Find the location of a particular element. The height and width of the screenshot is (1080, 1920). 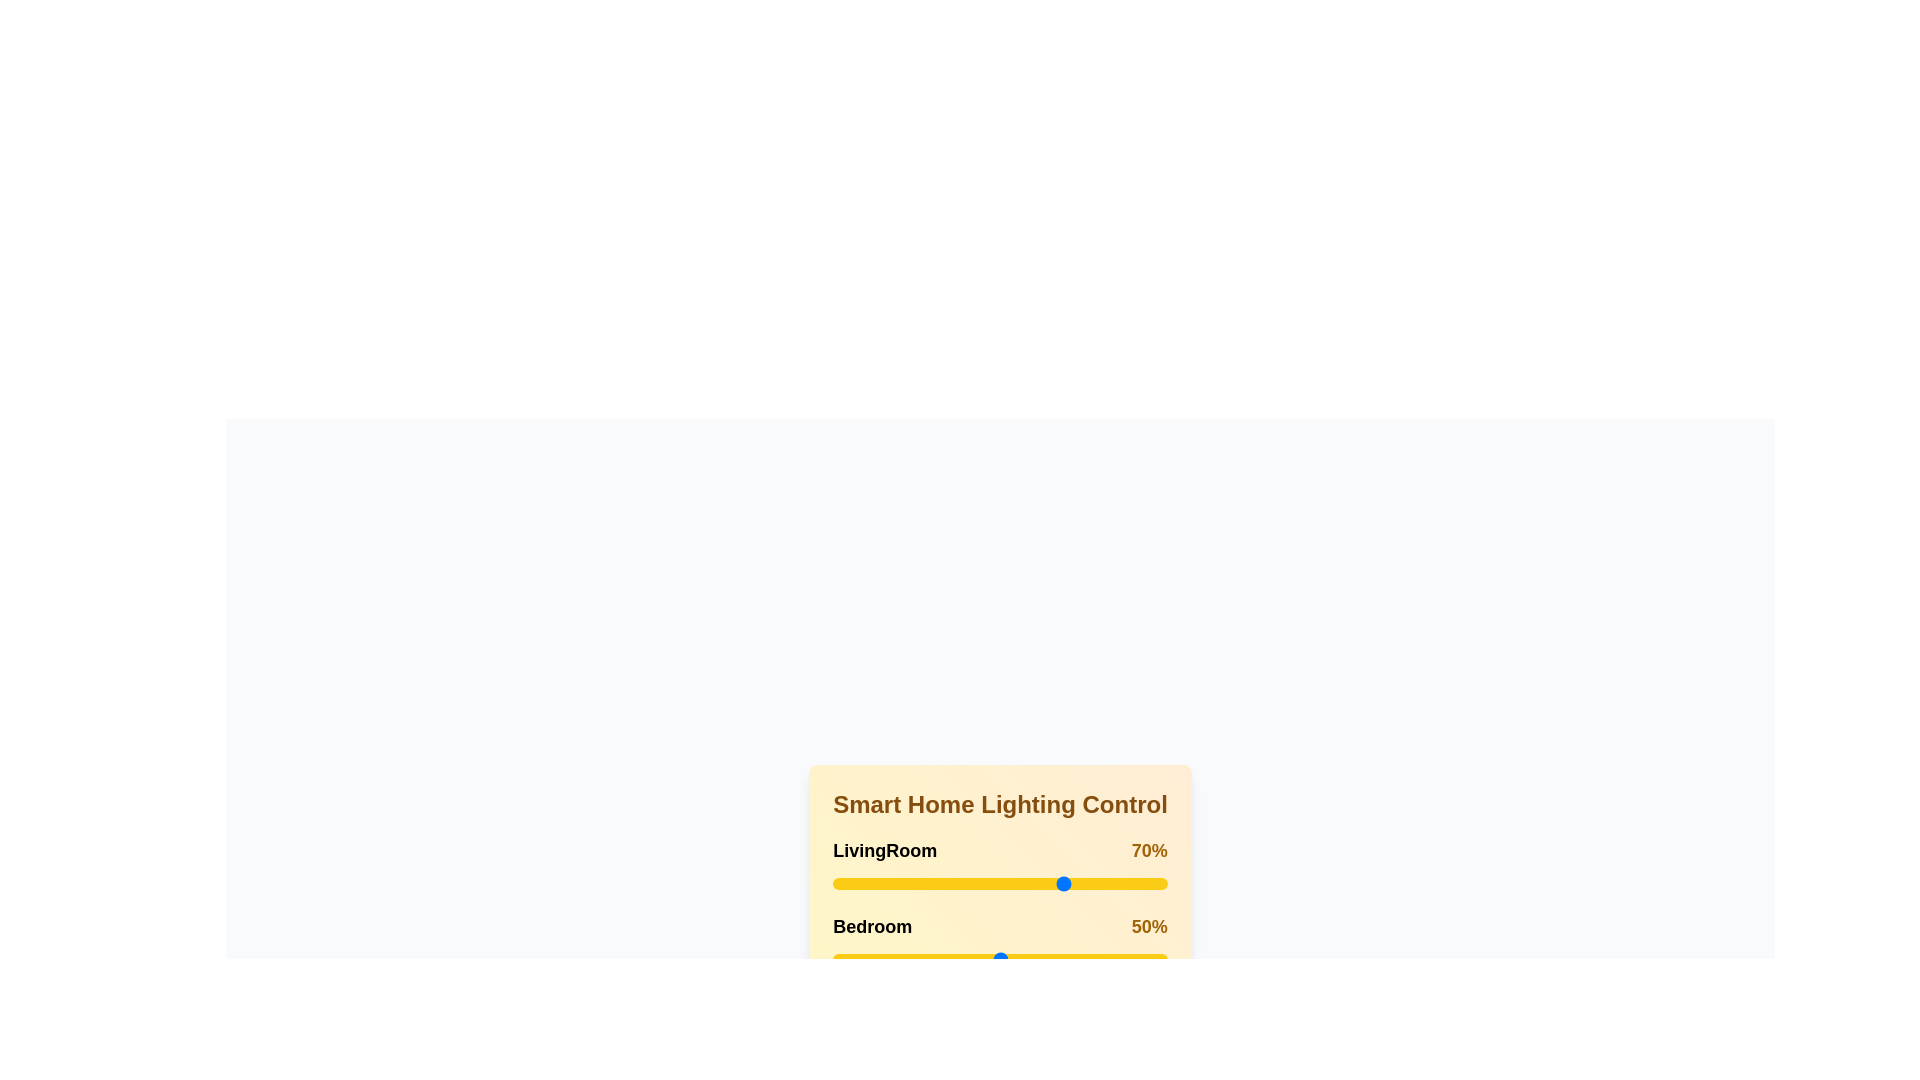

the yellow horizontal range slider track located below the 'LivingRoom' and '70%' labels to set a value is located at coordinates (1000, 882).